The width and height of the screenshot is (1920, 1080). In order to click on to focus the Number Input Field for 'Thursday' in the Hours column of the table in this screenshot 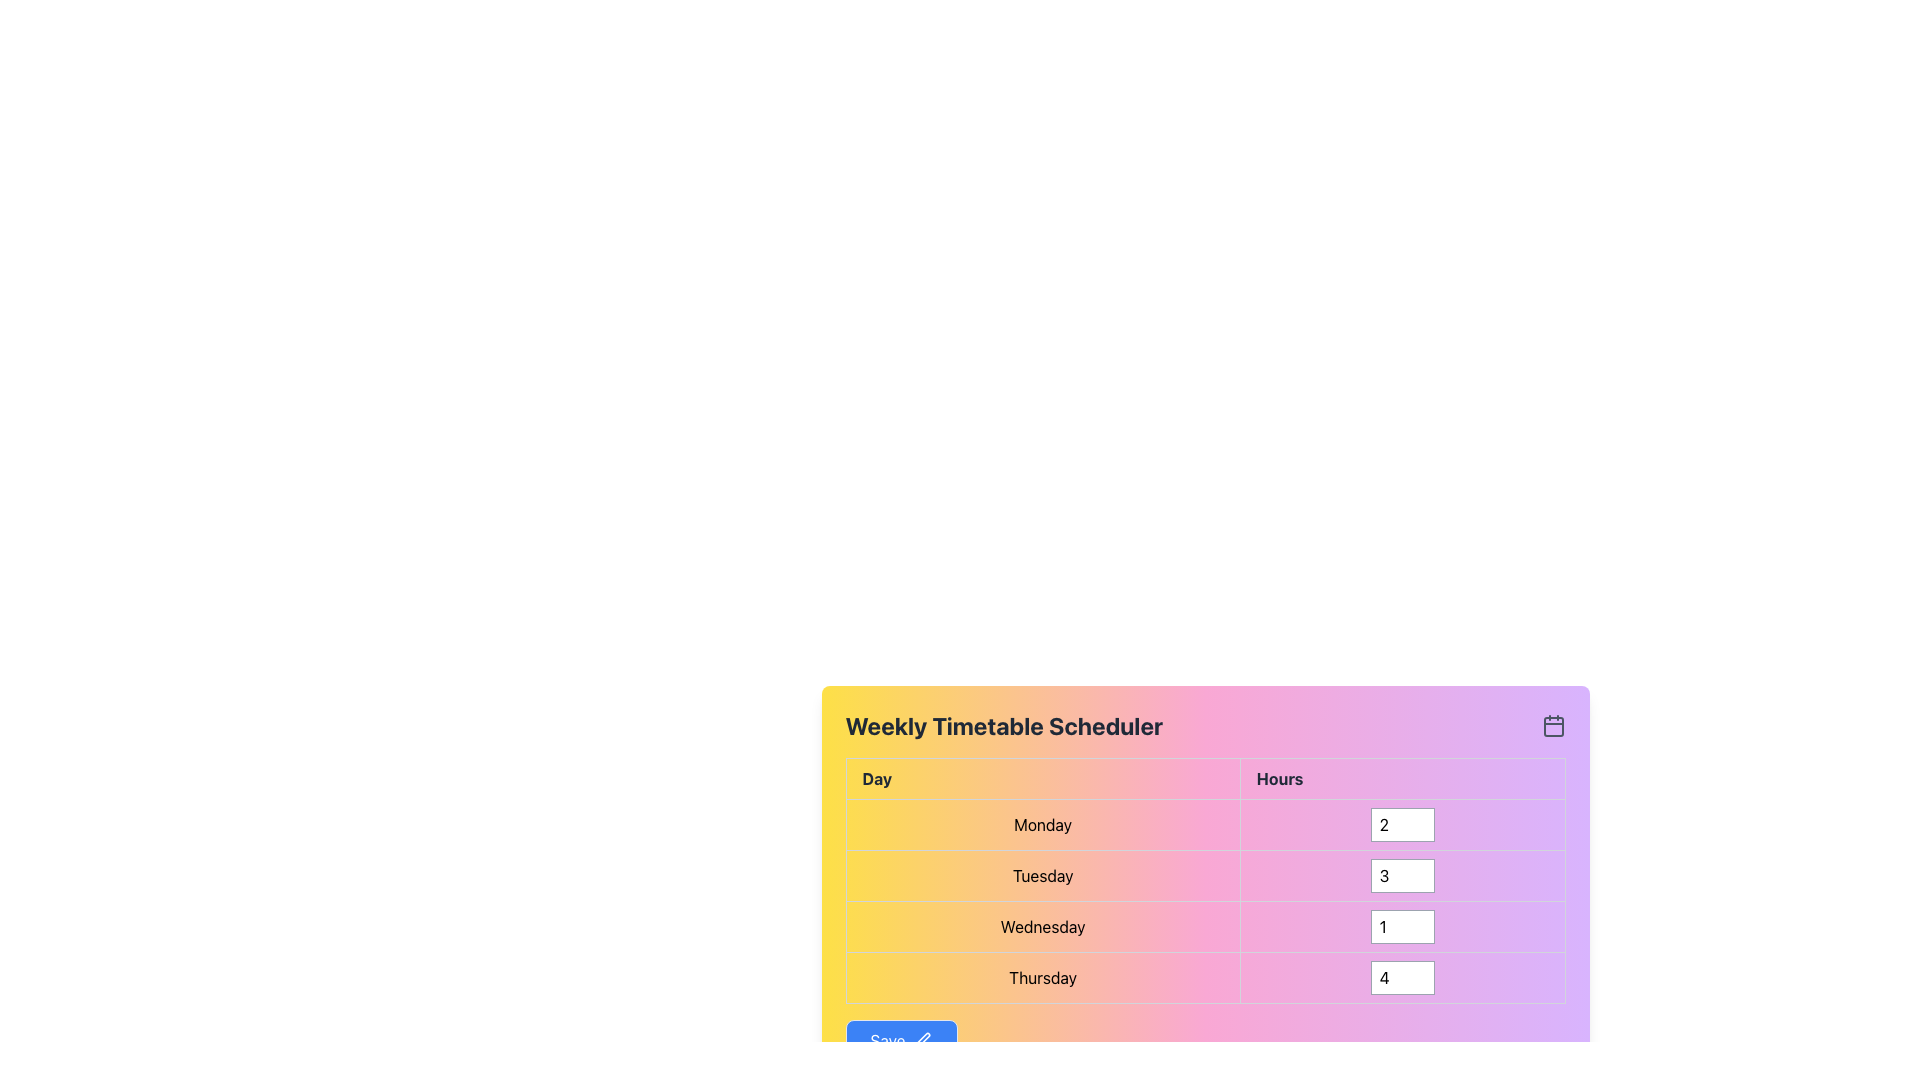, I will do `click(1401, 977)`.